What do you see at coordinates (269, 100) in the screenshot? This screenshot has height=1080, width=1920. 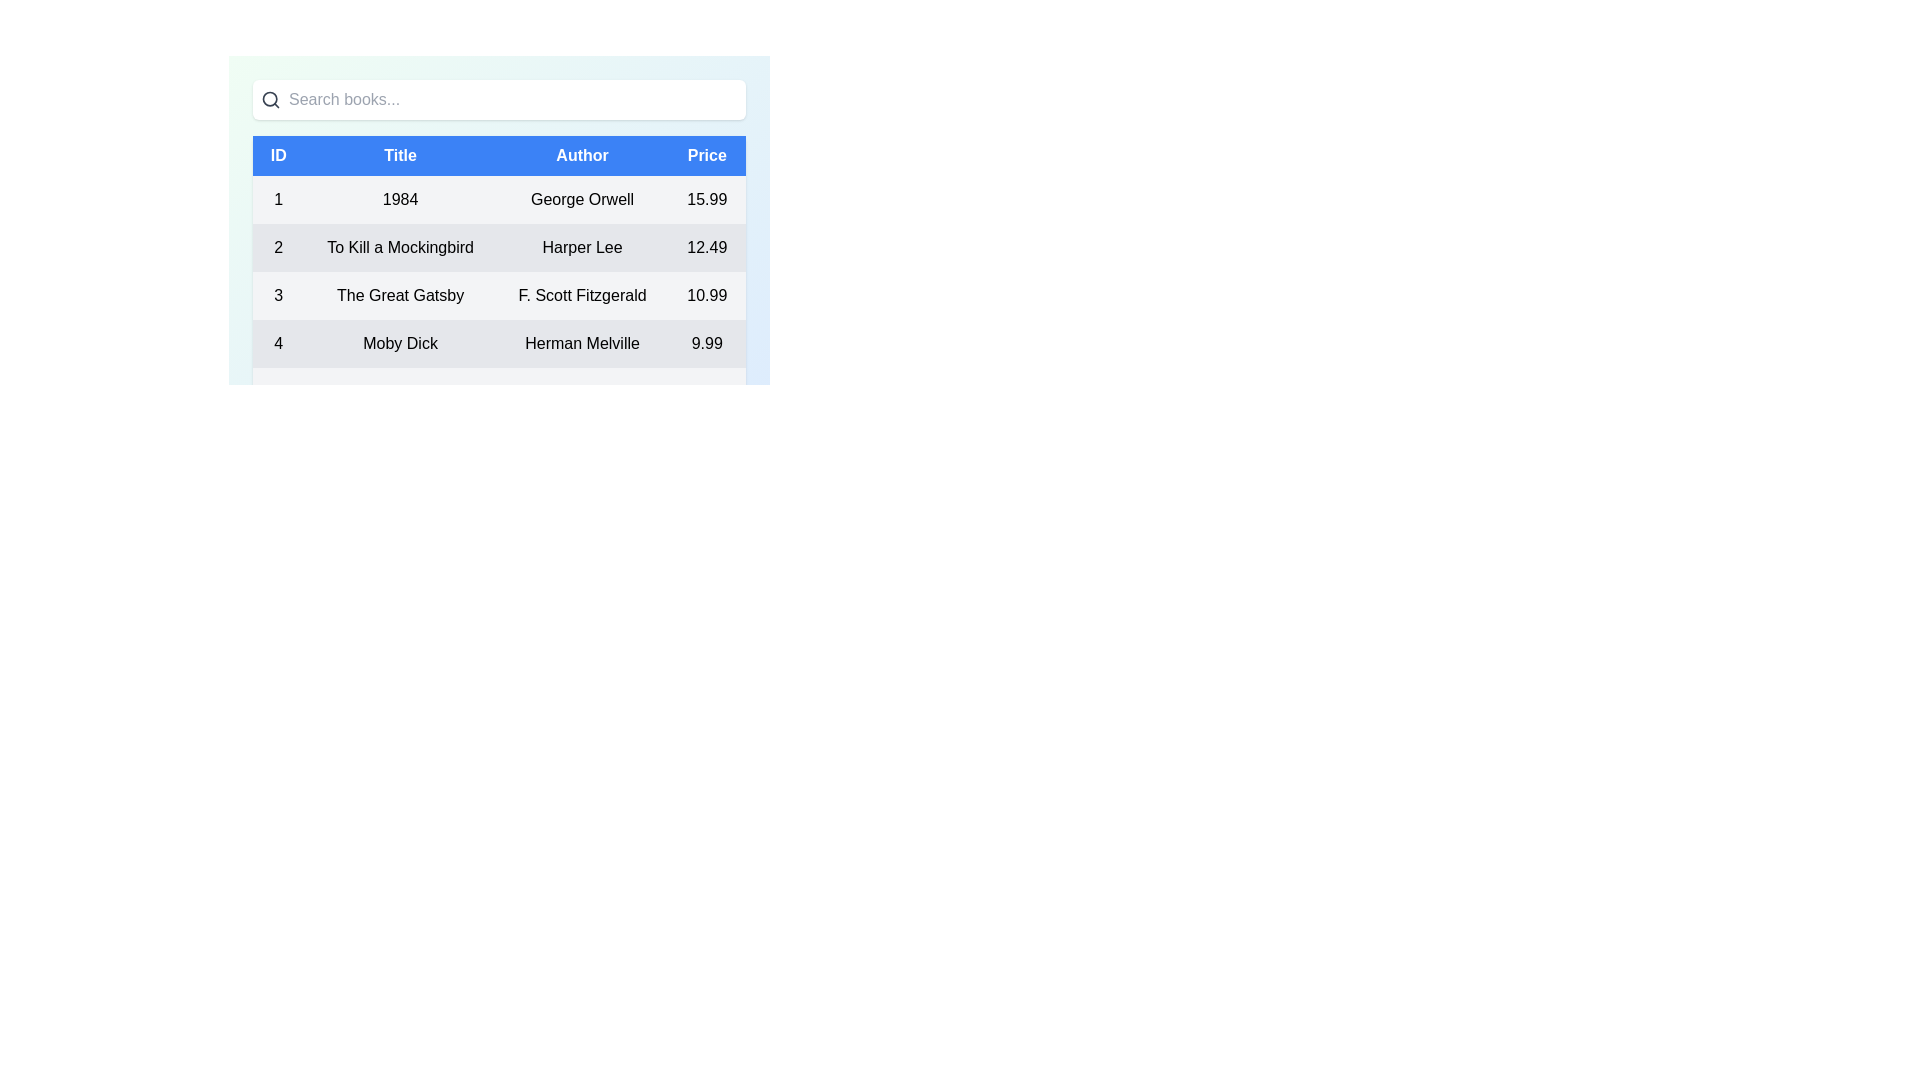 I see `the magnifying glass icon, which is characterized by a circular frame and a diagonal handle, located at the far-left of the search bar` at bounding box center [269, 100].